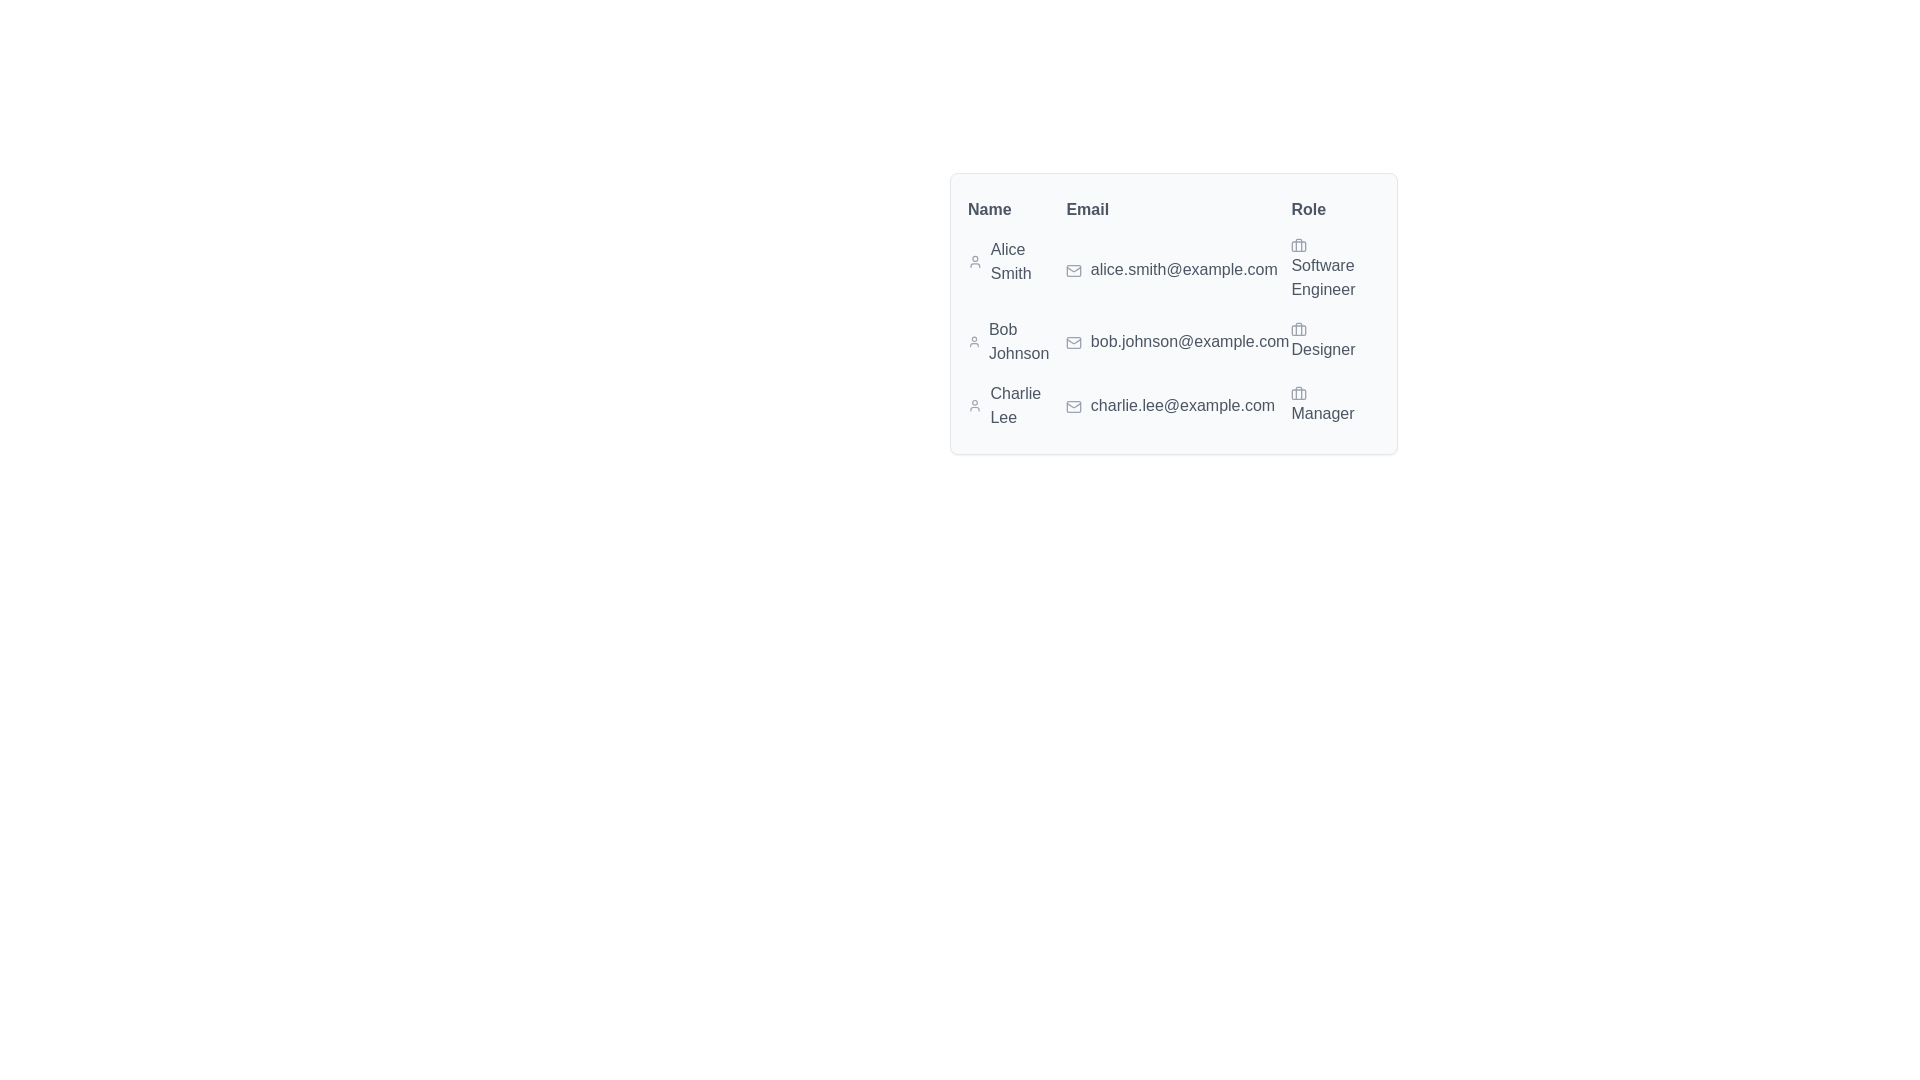 The width and height of the screenshot is (1920, 1080). Describe the element at coordinates (1299, 393) in the screenshot. I see `the decorative vertical line segment icon in the rightmost column under the 'Role' heading, associated with 'Charlie Lee'` at that location.